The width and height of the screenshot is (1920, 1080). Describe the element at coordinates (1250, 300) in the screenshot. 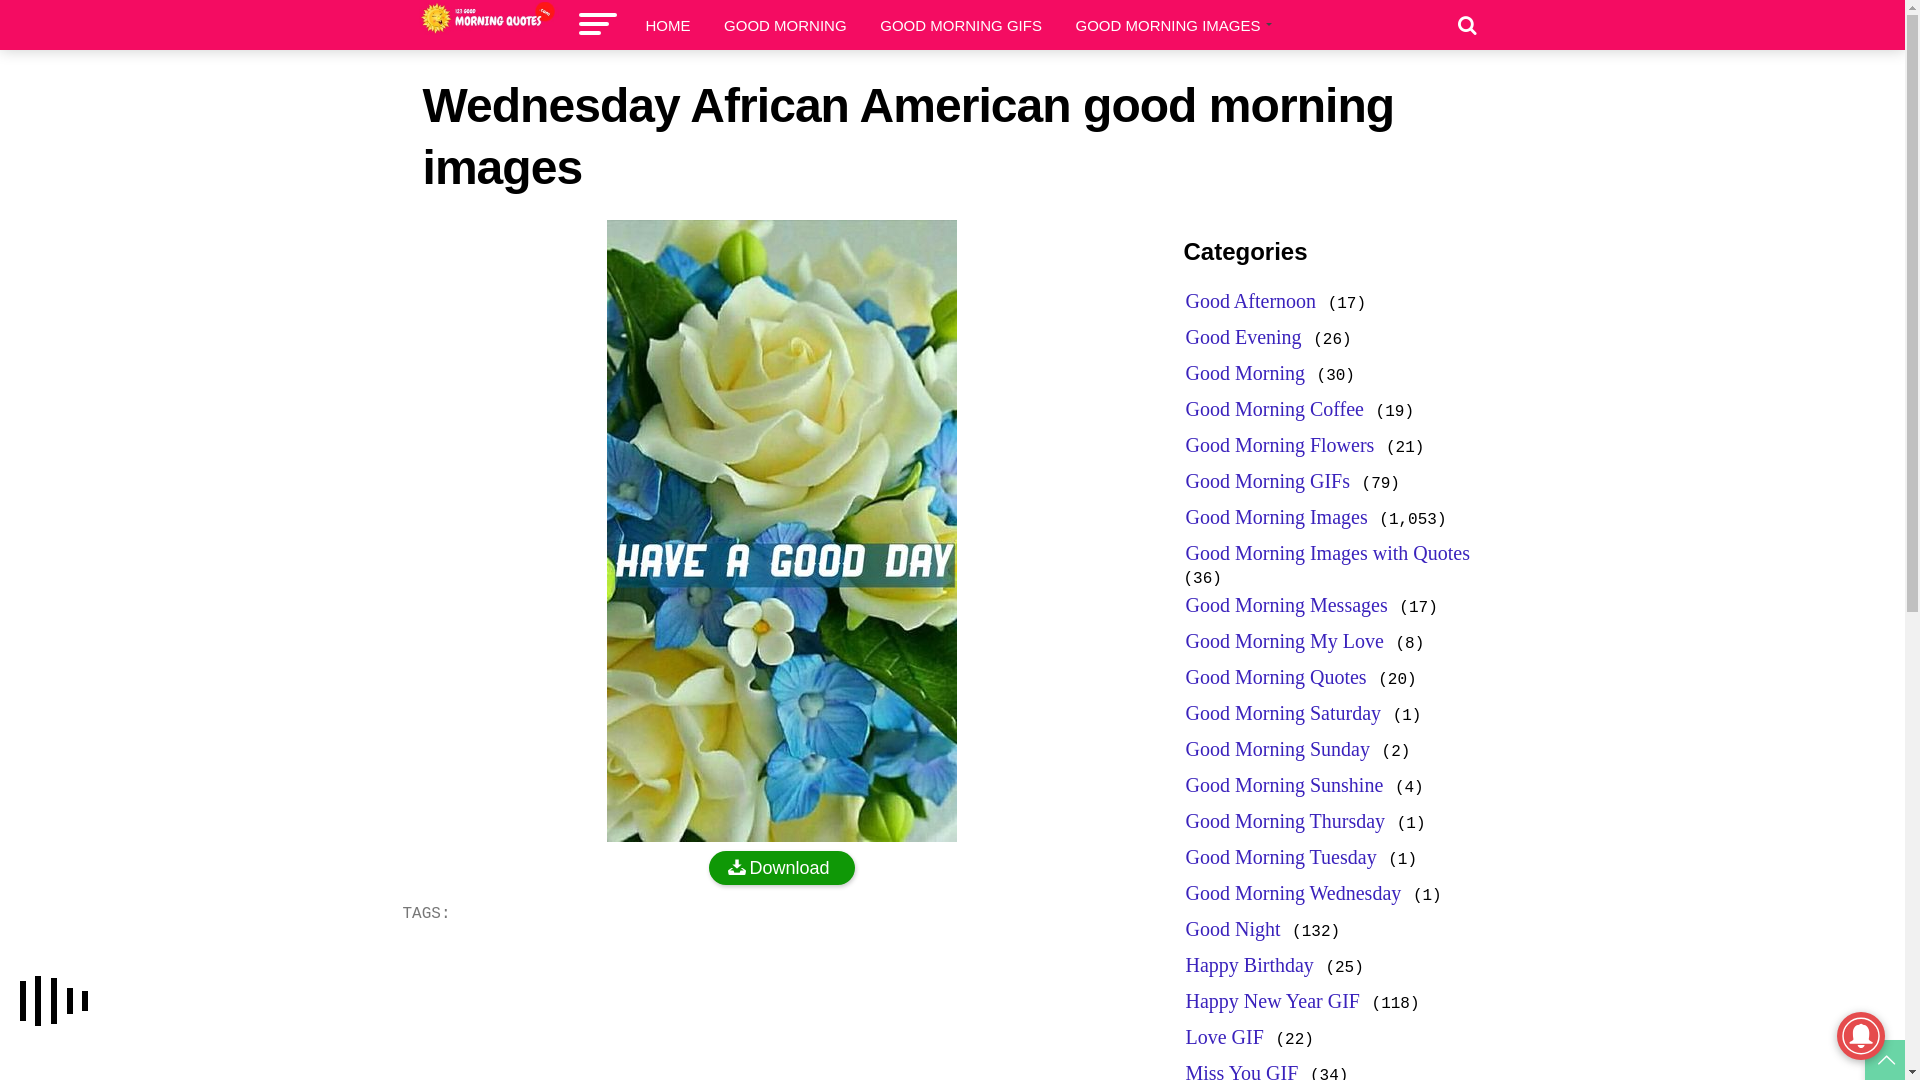

I see `'Good Afternoon'` at that location.